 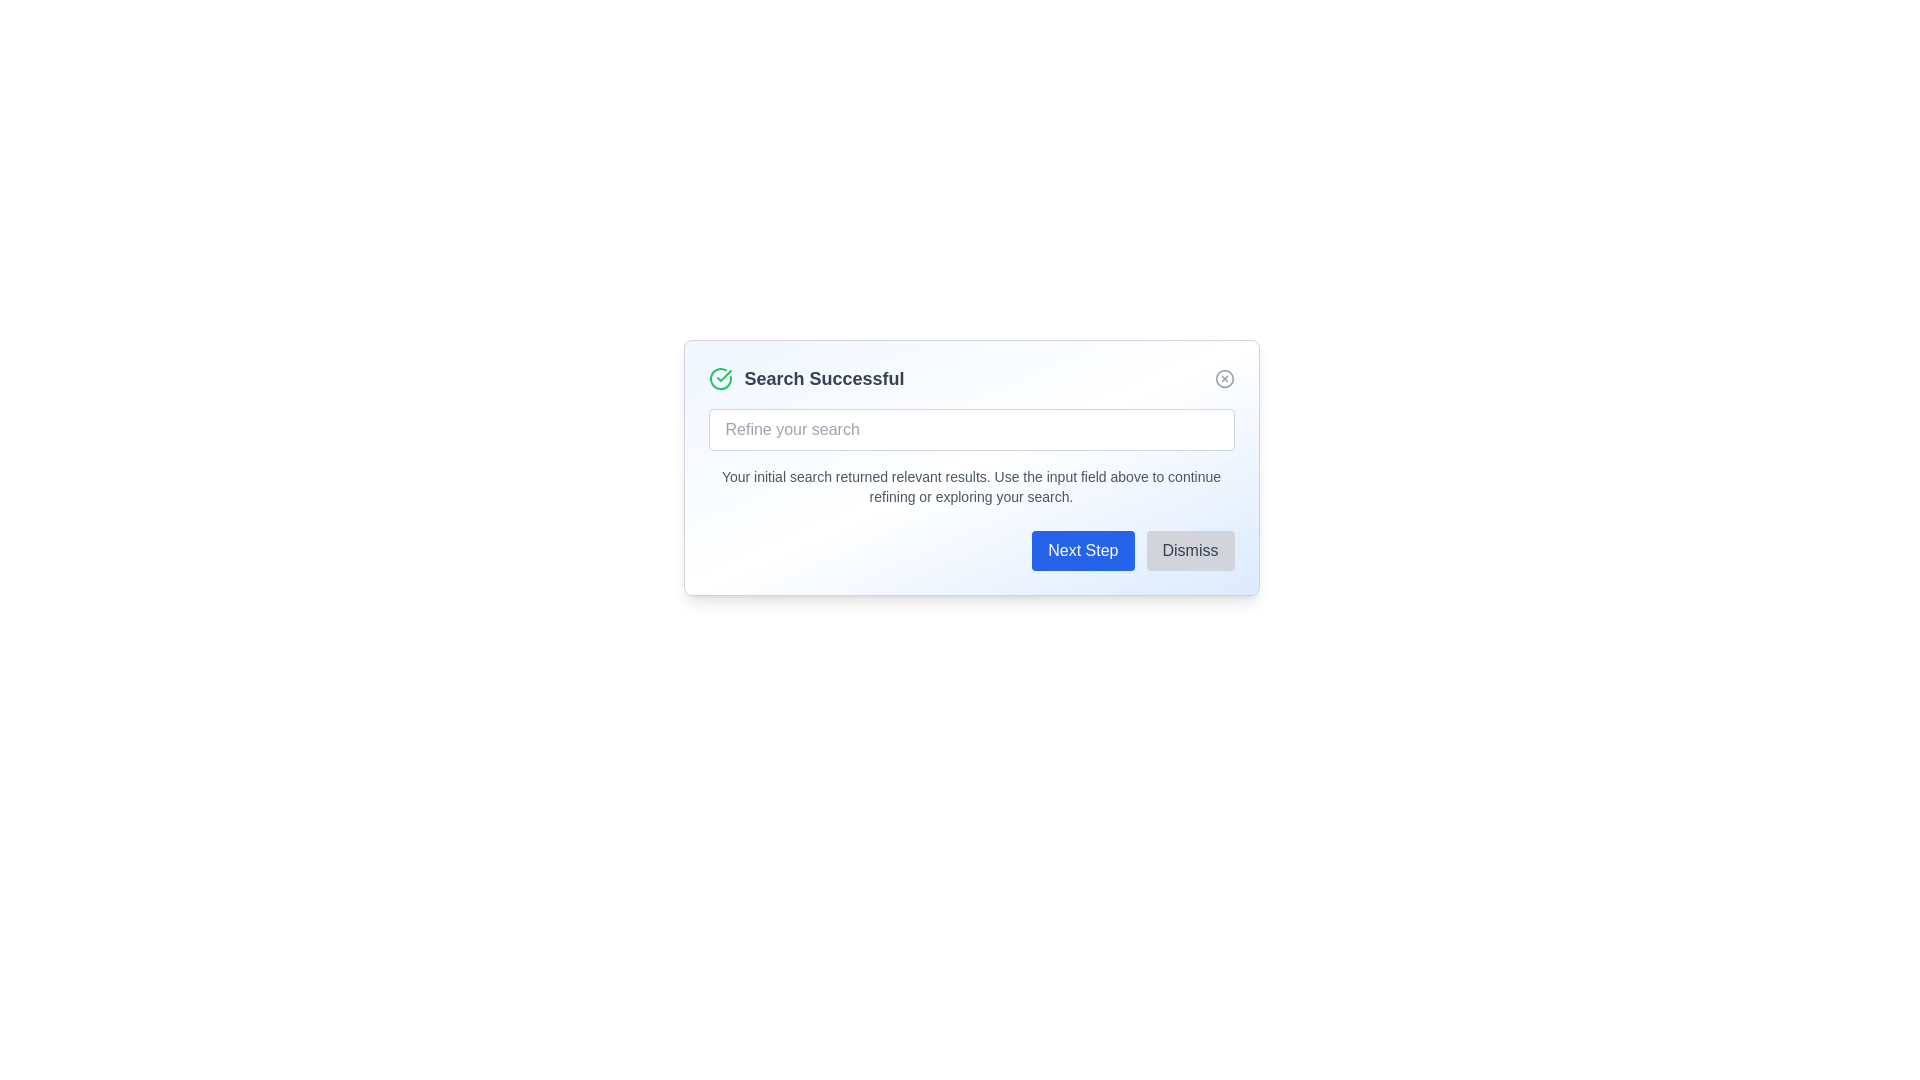 I want to click on the 'Dismiss' button to close the alert, so click(x=1190, y=551).